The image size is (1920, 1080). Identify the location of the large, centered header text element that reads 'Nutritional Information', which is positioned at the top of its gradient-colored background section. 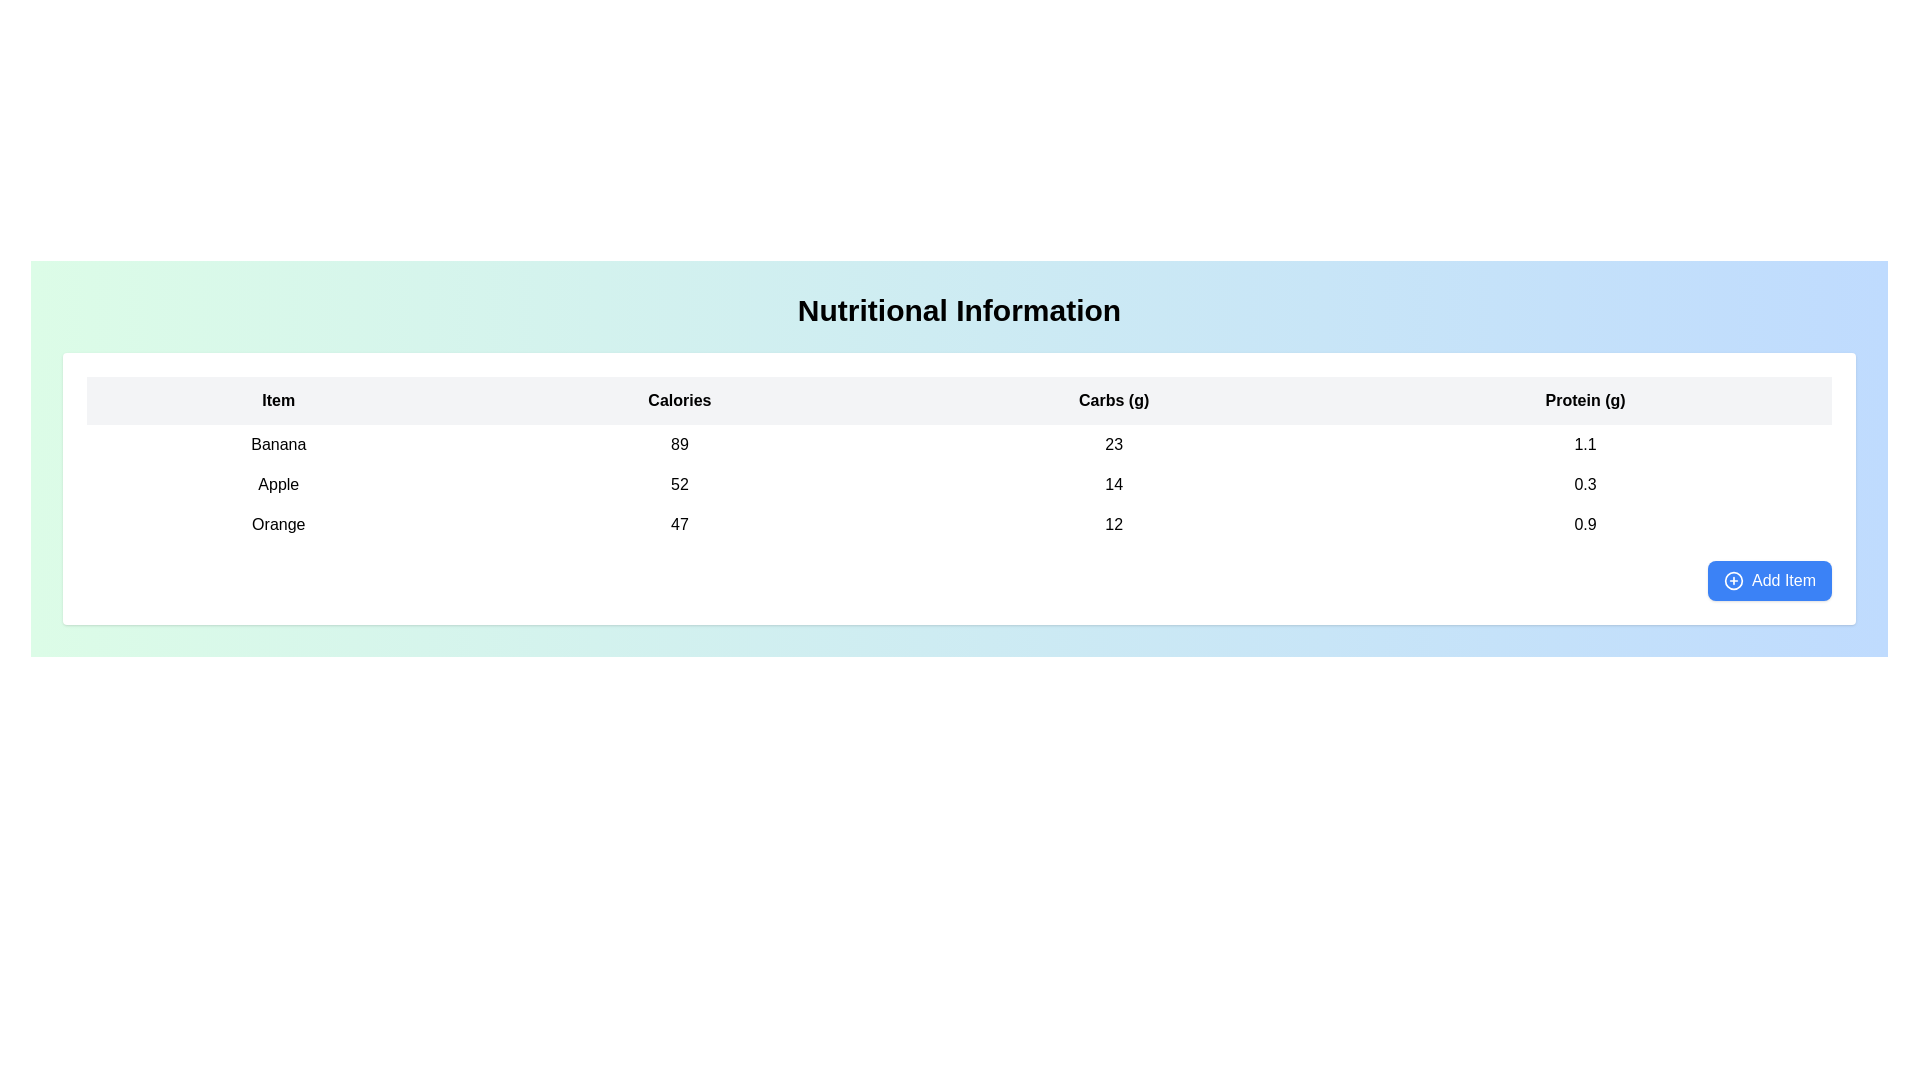
(958, 311).